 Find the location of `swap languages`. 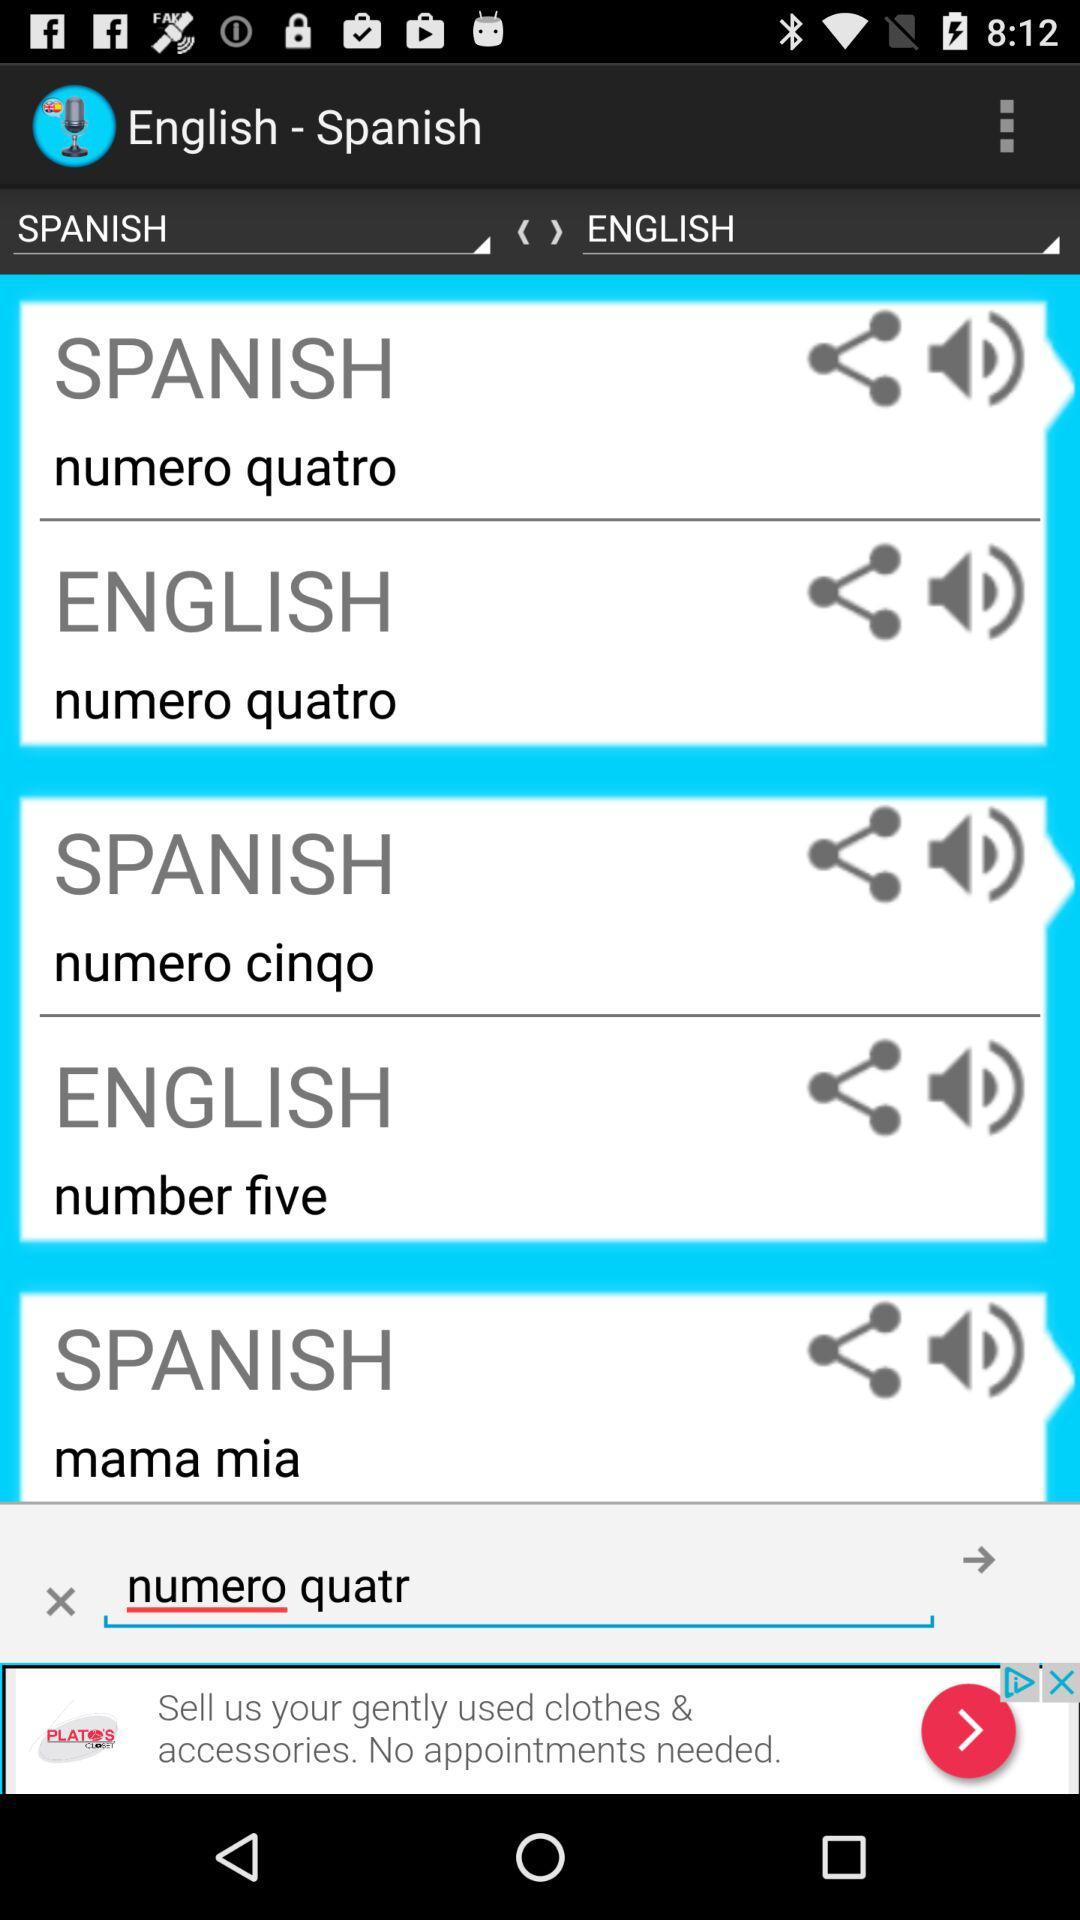

swap languages is located at coordinates (540, 231).